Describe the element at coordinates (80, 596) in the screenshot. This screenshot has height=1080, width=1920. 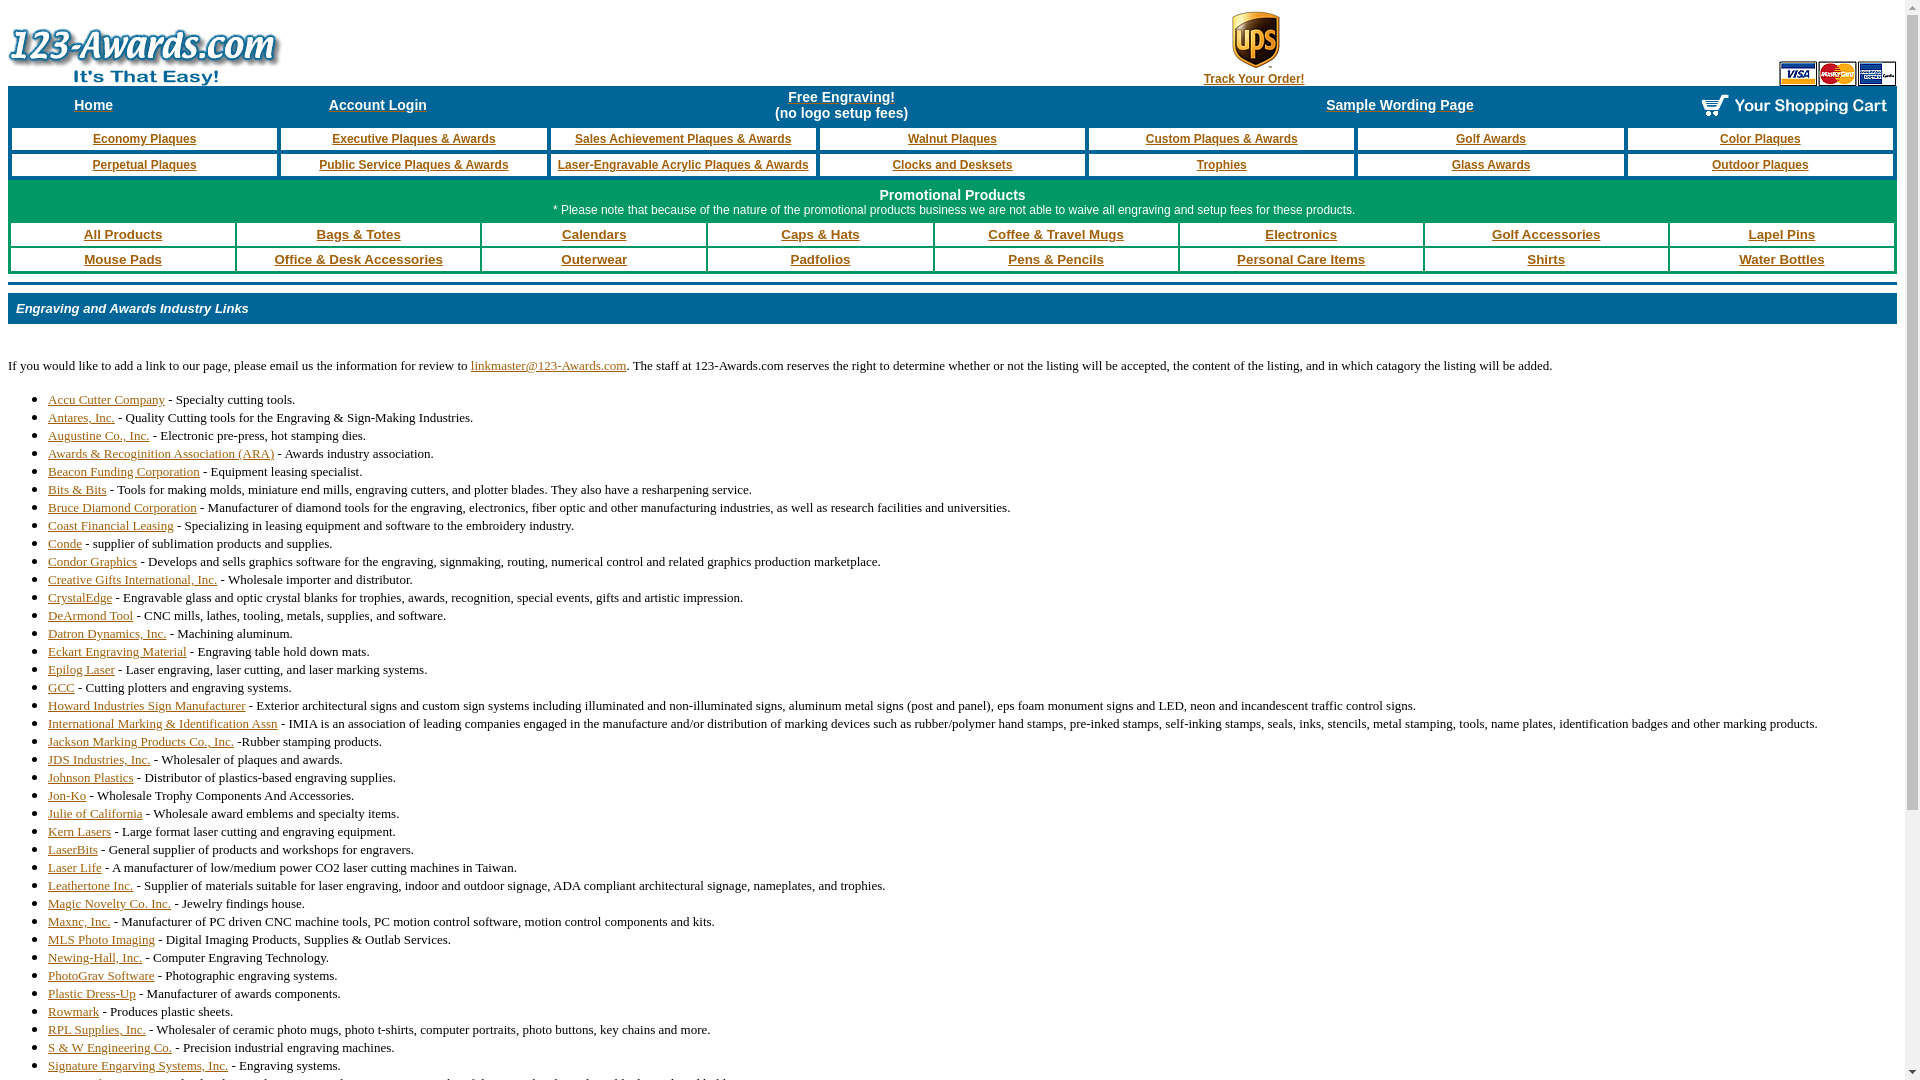
I see `'CrystalEdge'` at that location.